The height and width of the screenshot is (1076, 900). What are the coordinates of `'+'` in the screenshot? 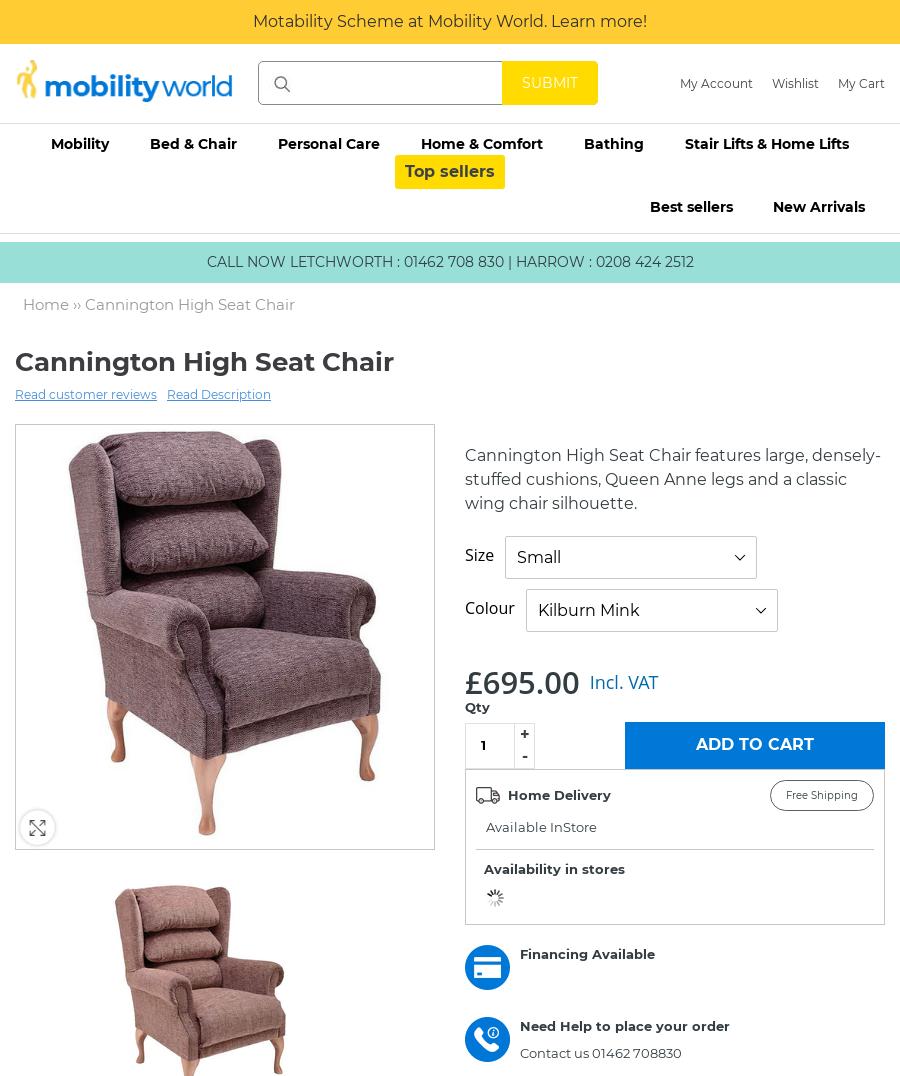 It's located at (522, 732).